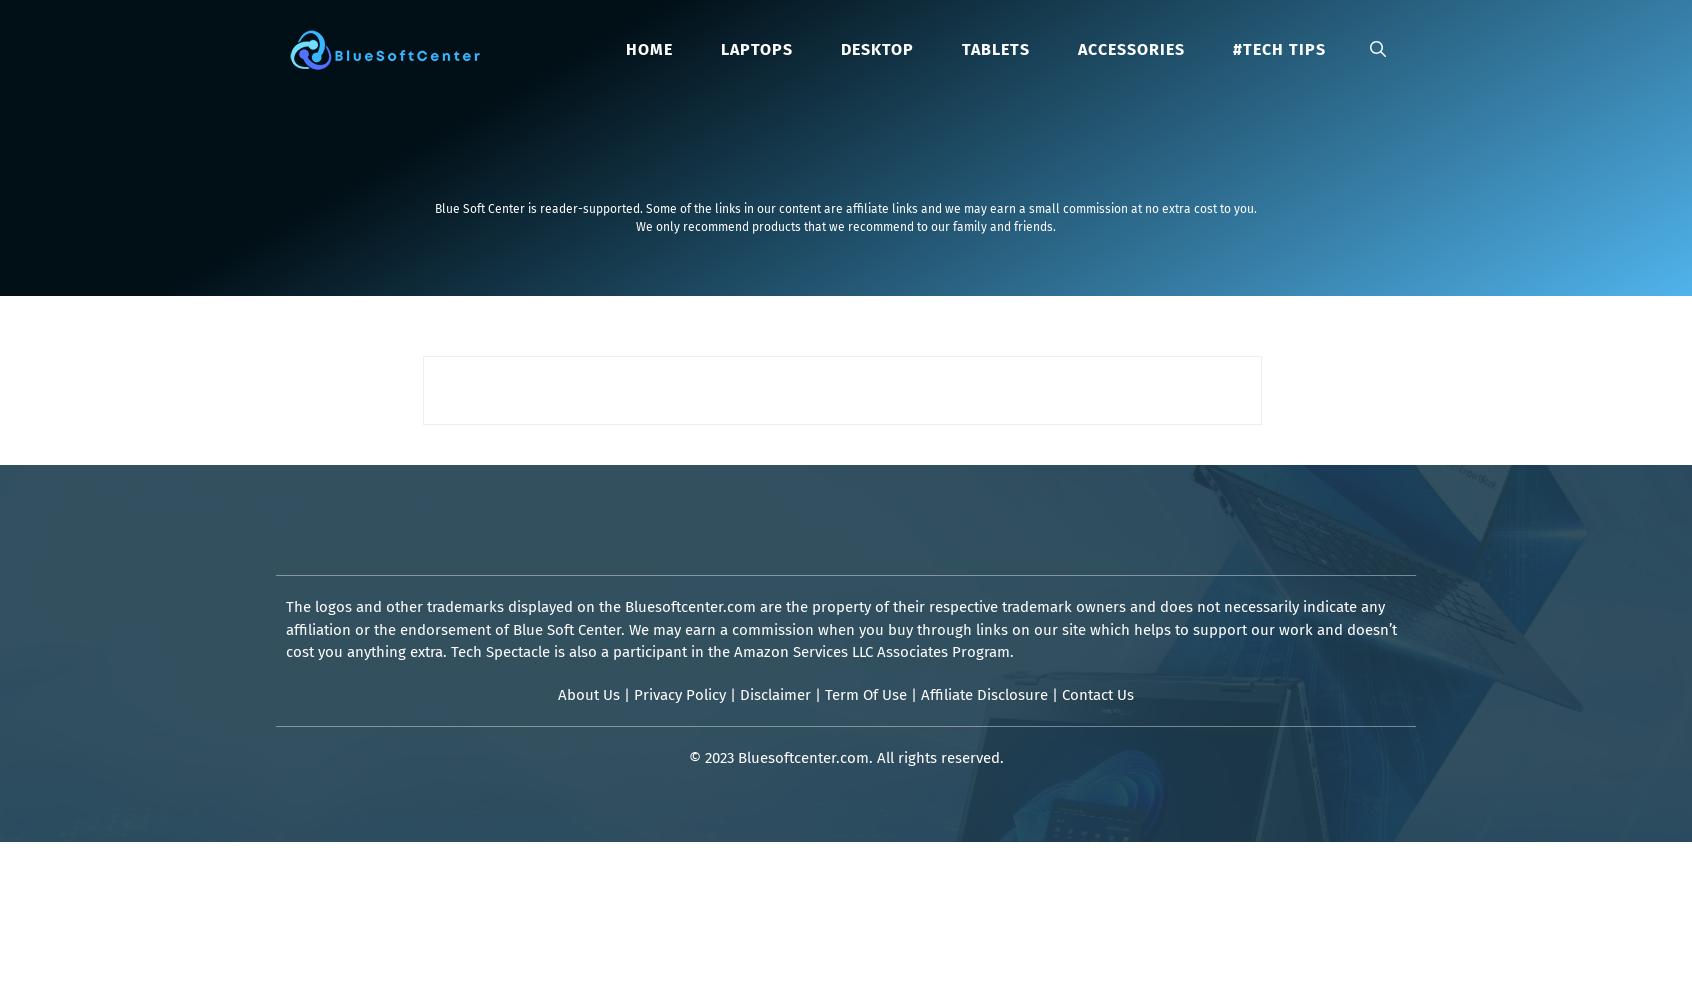  What do you see at coordinates (876, 49) in the screenshot?
I see `'Desktop'` at bounding box center [876, 49].